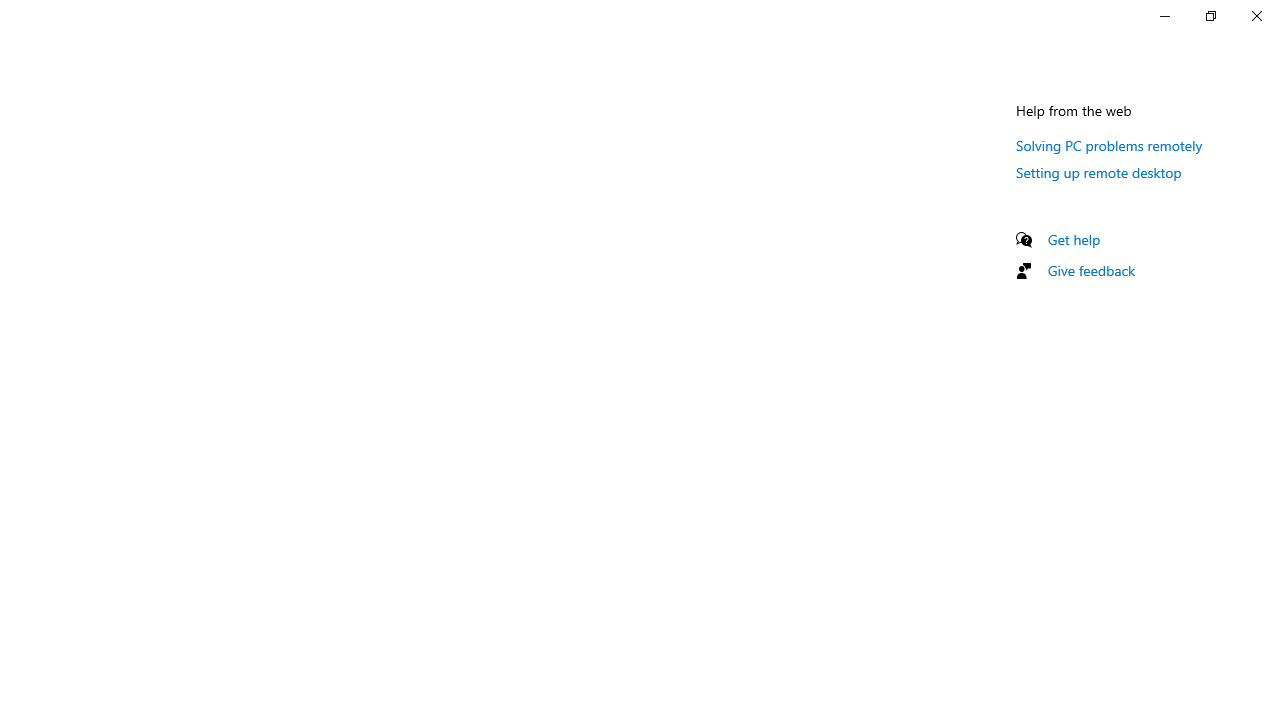 The width and height of the screenshot is (1280, 720). I want to click on 'Close Settings', so click(1255, 15).